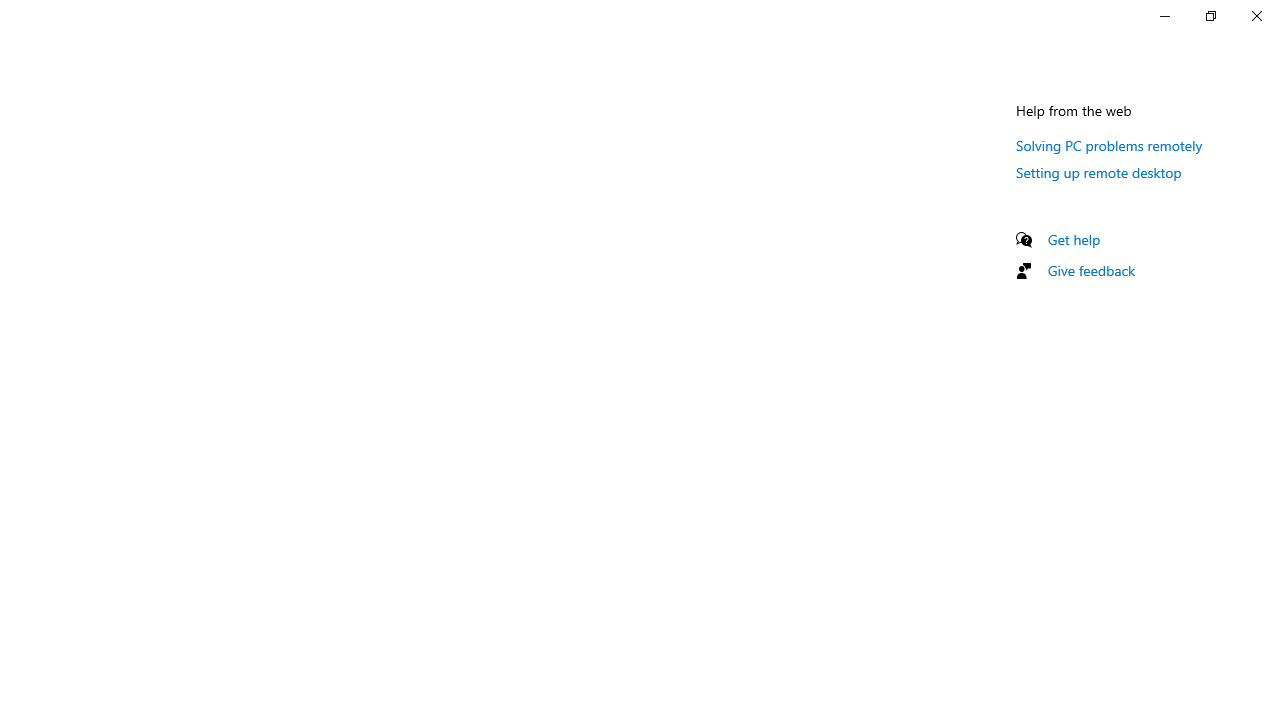 The width and height of the screenshot is (1280, 720). I want to click on 'Close Settings', so click(1255, 15).